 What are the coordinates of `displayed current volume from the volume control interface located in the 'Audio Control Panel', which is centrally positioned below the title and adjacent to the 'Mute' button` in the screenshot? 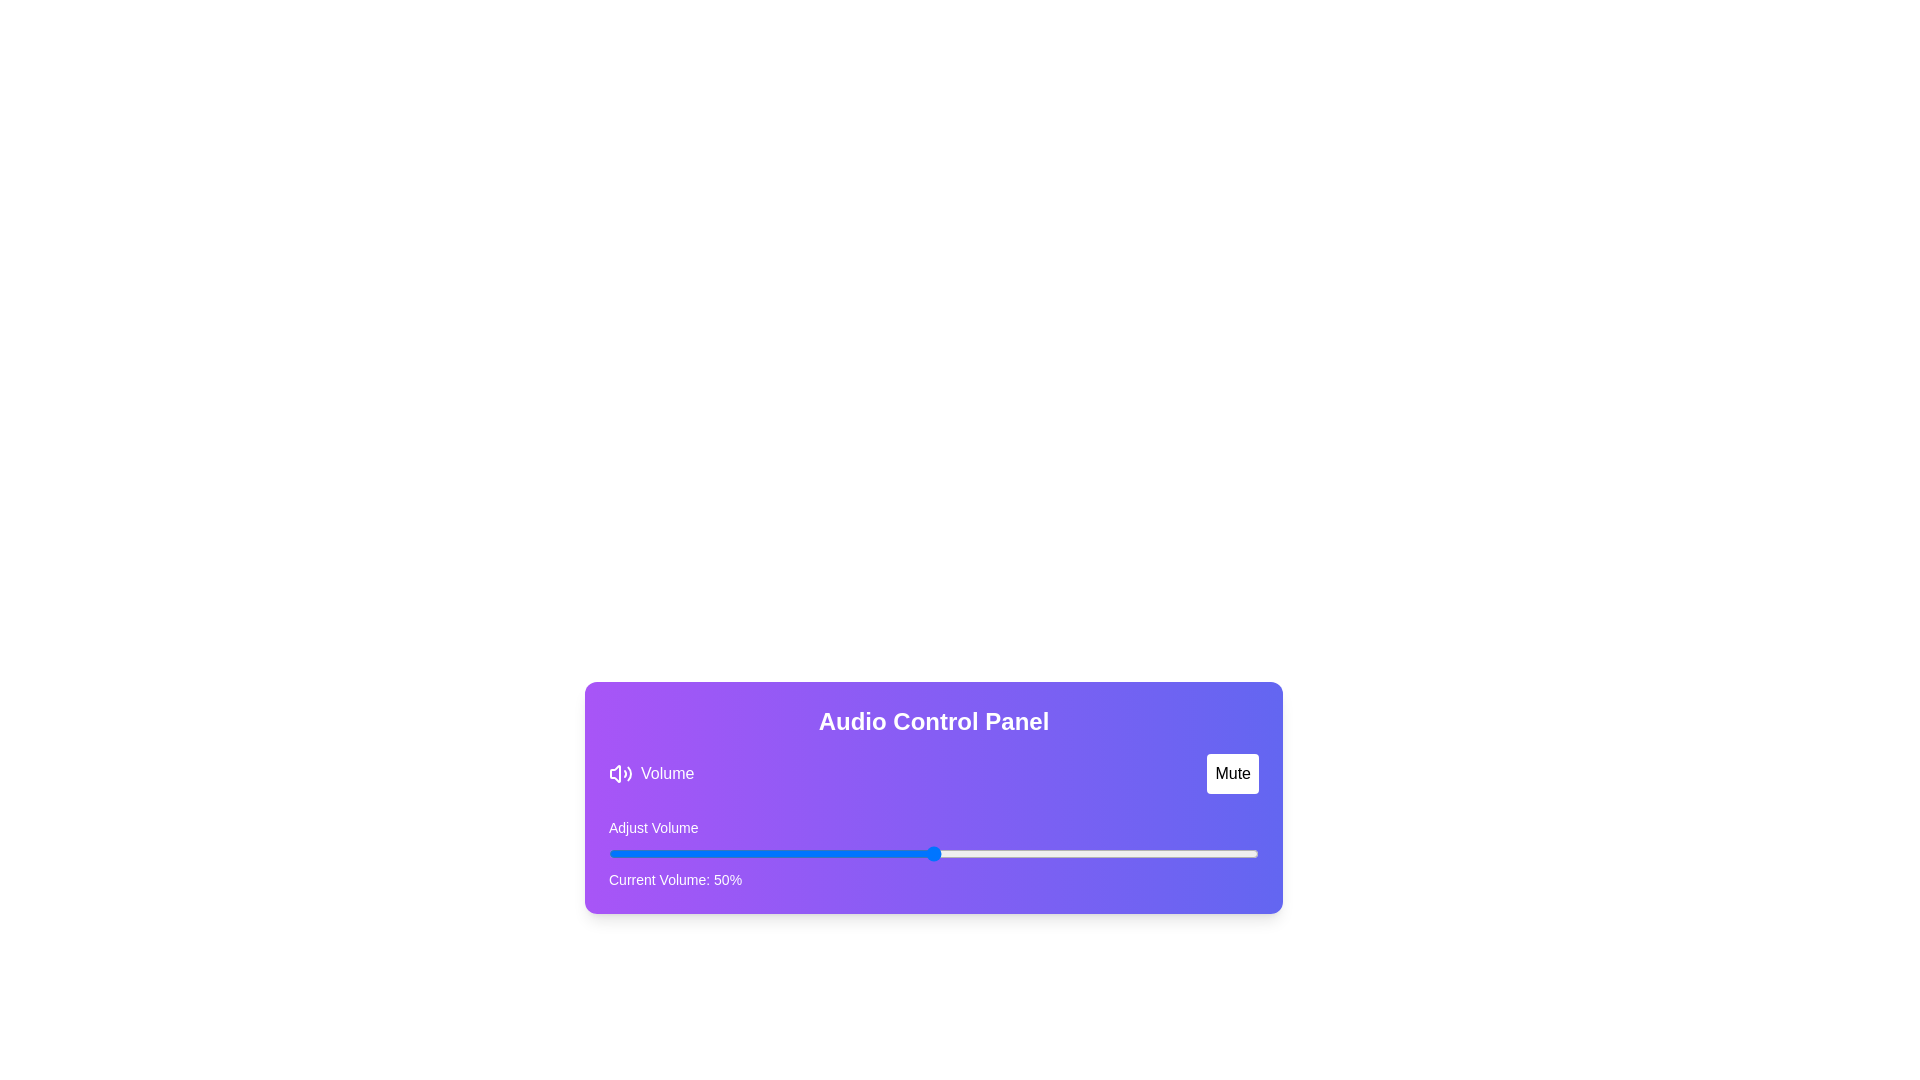 It's located at (933, 821).